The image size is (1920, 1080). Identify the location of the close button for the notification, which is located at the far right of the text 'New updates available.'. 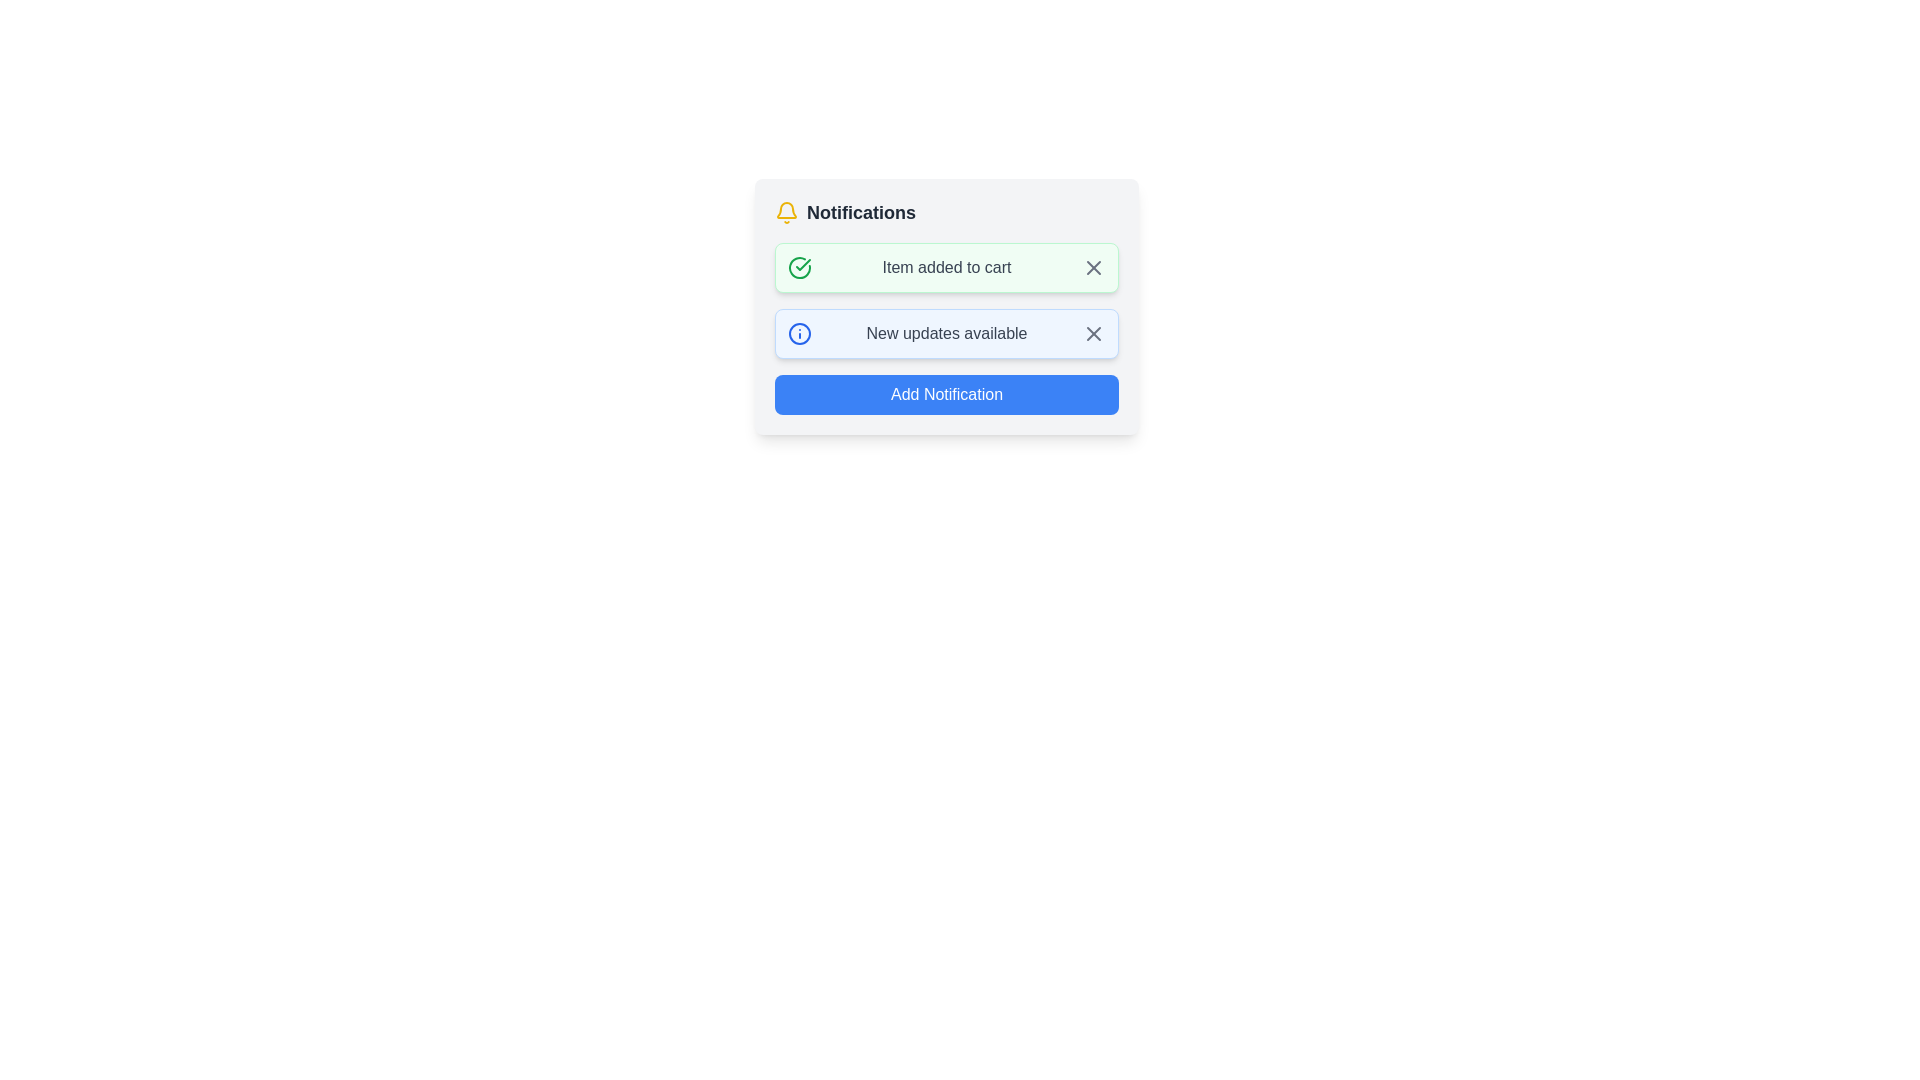
(1093, 333).